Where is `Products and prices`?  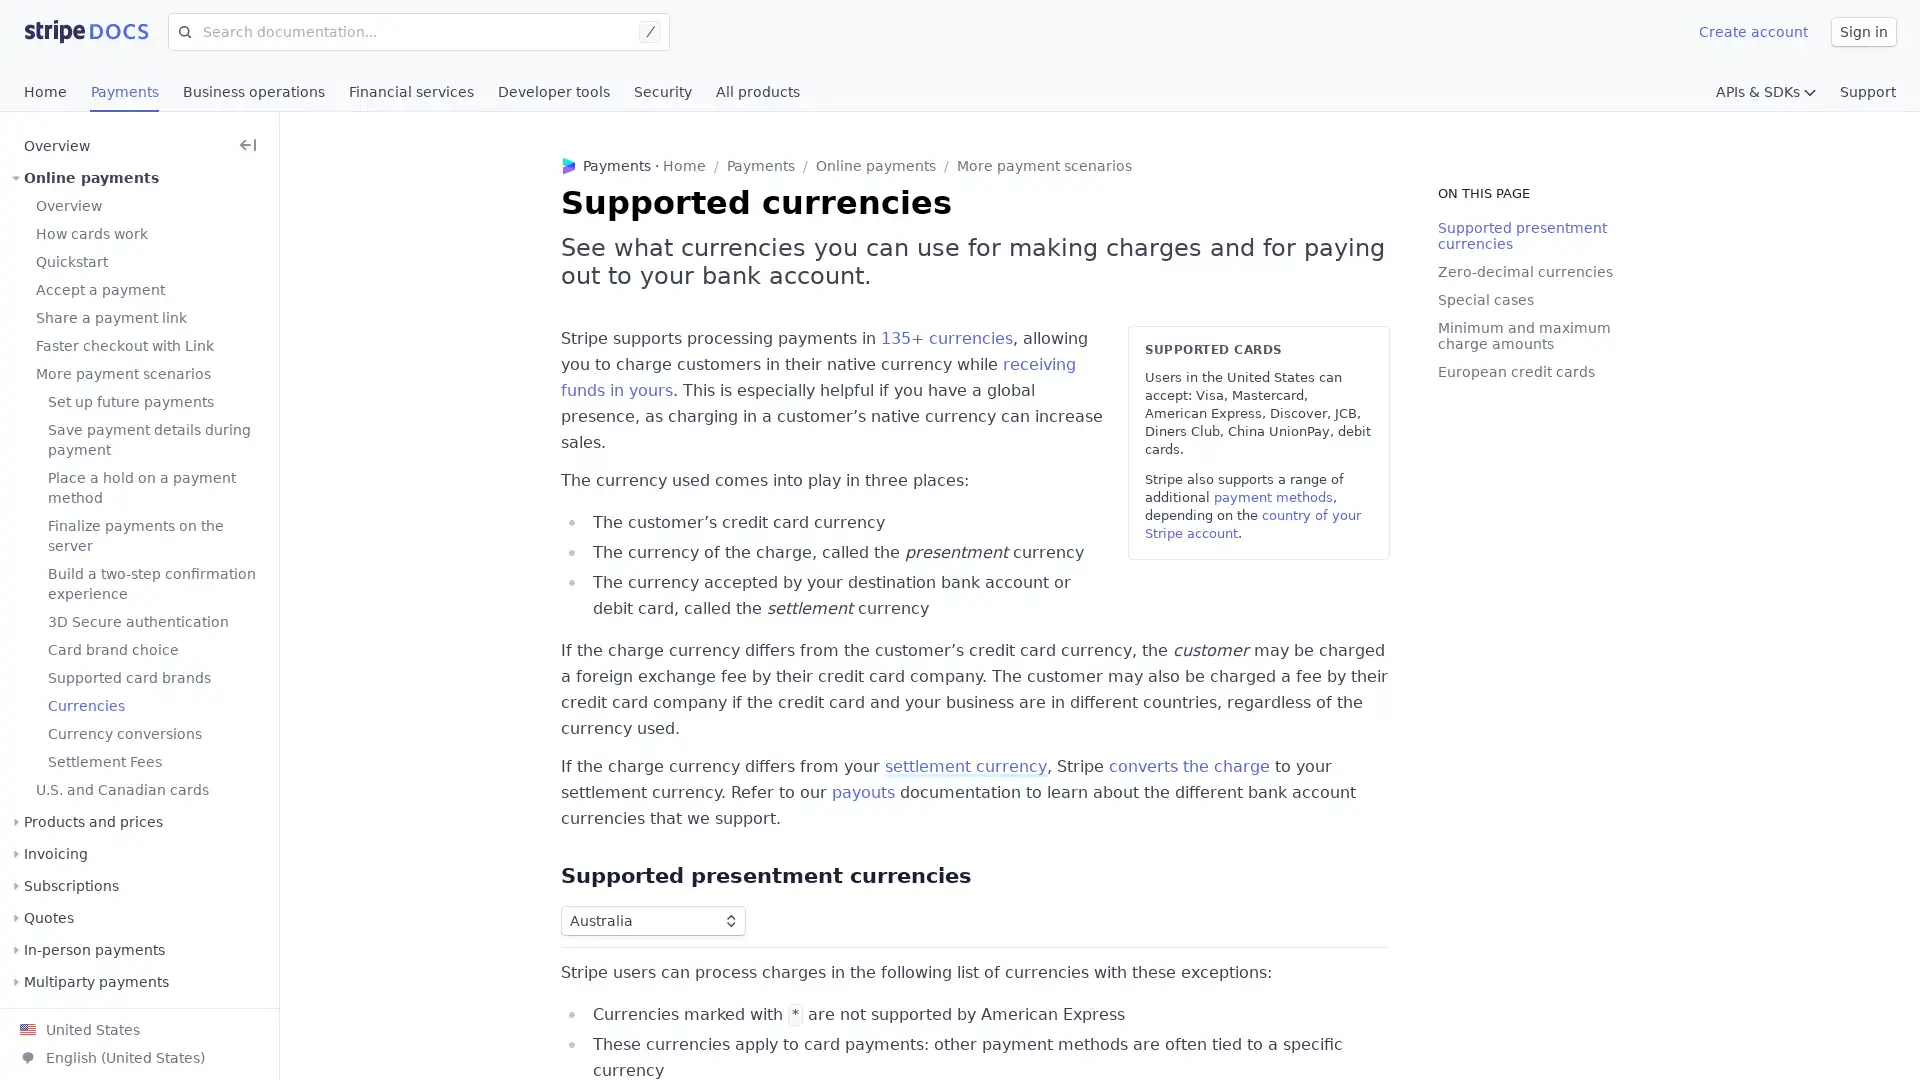 Products and prices is located at coordinates (92, 821).